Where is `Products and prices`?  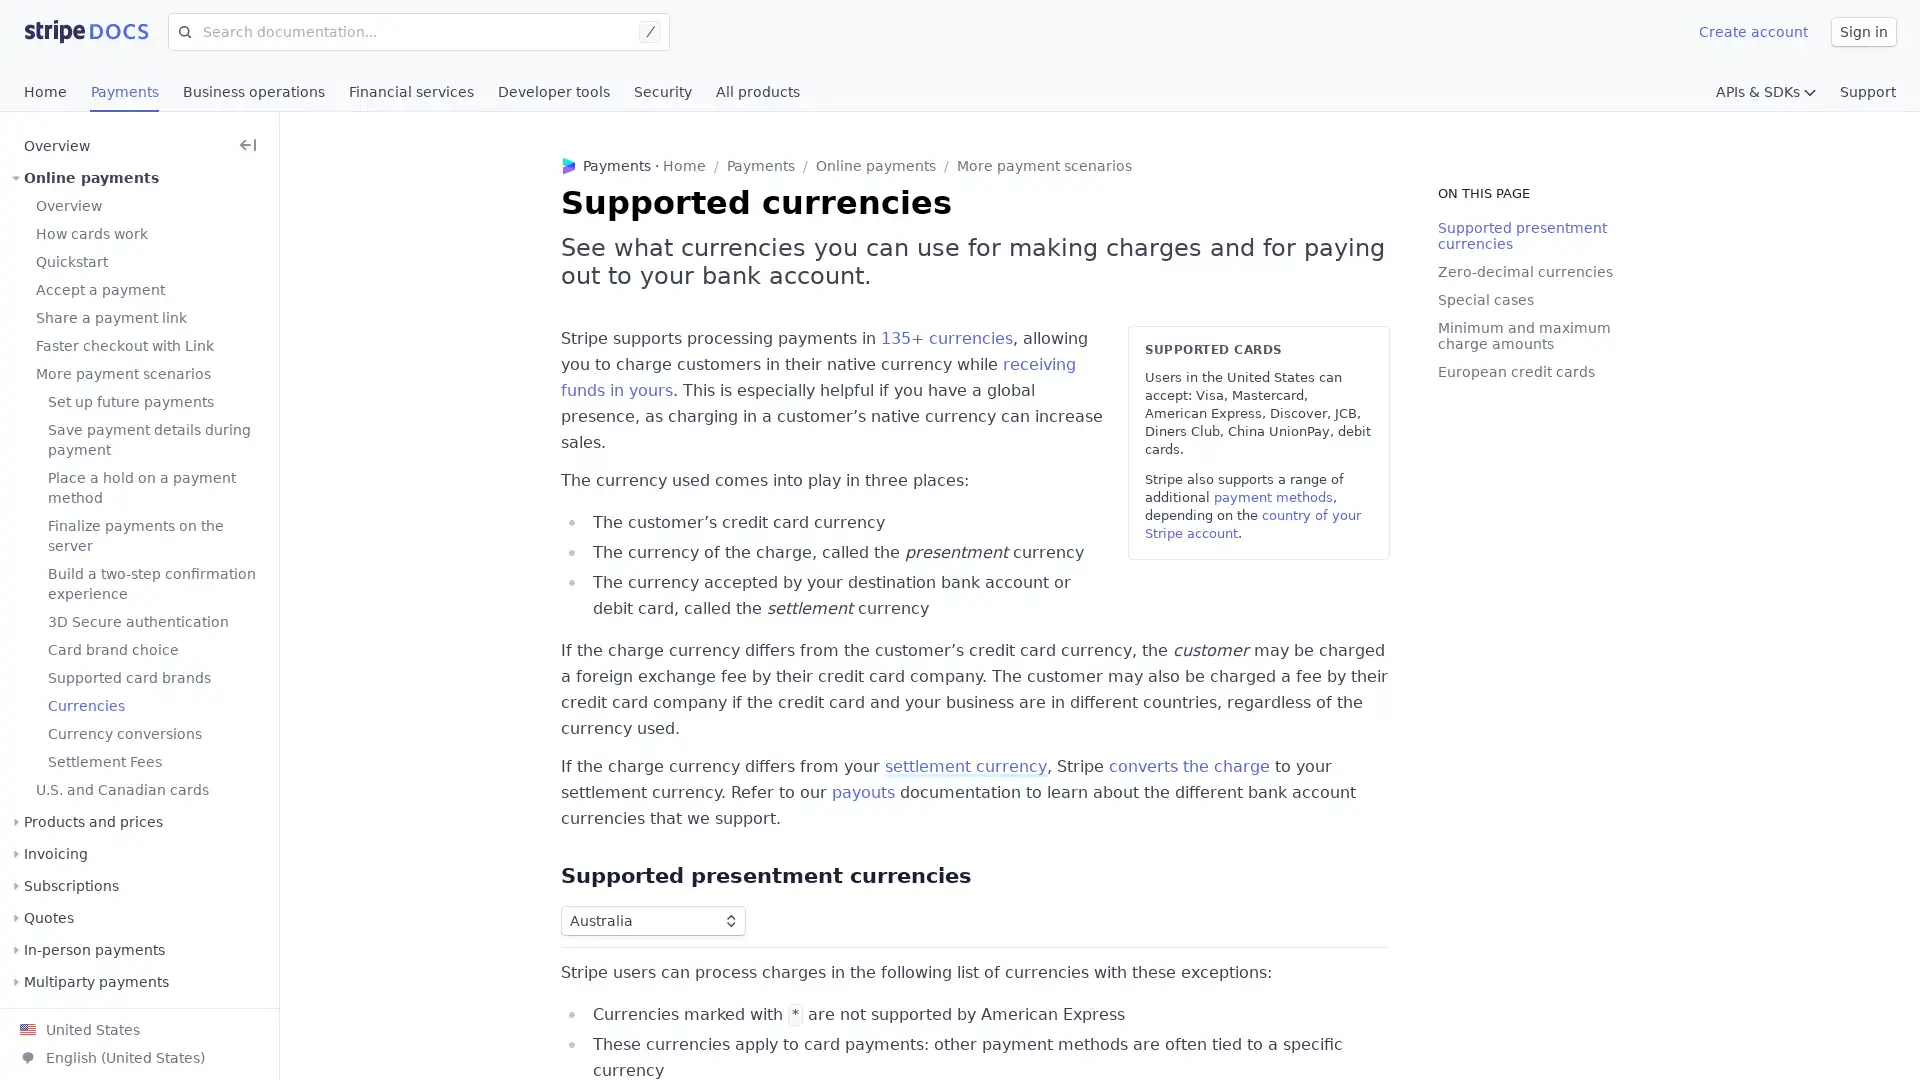 Products and prices is located at coordinates (92, 821).